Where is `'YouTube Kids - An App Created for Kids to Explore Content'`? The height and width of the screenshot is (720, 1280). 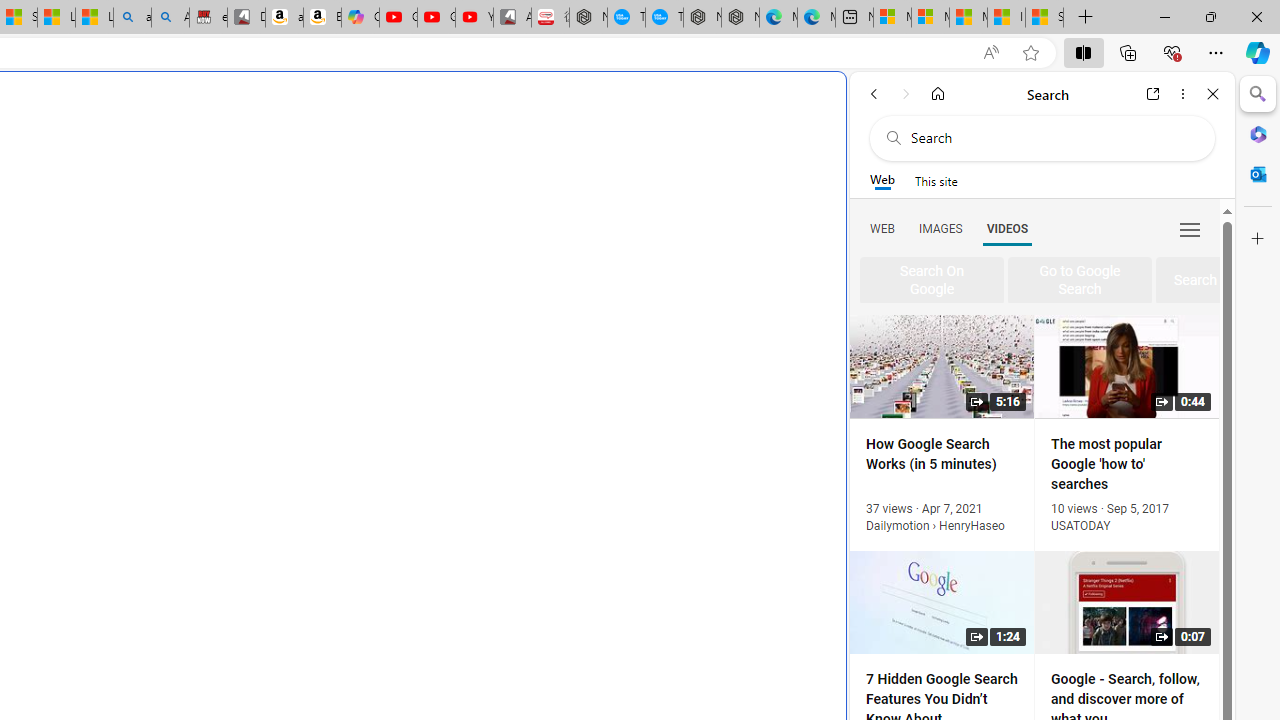 'YouTube Kids - An App Created for Kids to Explore Content' is located at coordinates (473, 17).